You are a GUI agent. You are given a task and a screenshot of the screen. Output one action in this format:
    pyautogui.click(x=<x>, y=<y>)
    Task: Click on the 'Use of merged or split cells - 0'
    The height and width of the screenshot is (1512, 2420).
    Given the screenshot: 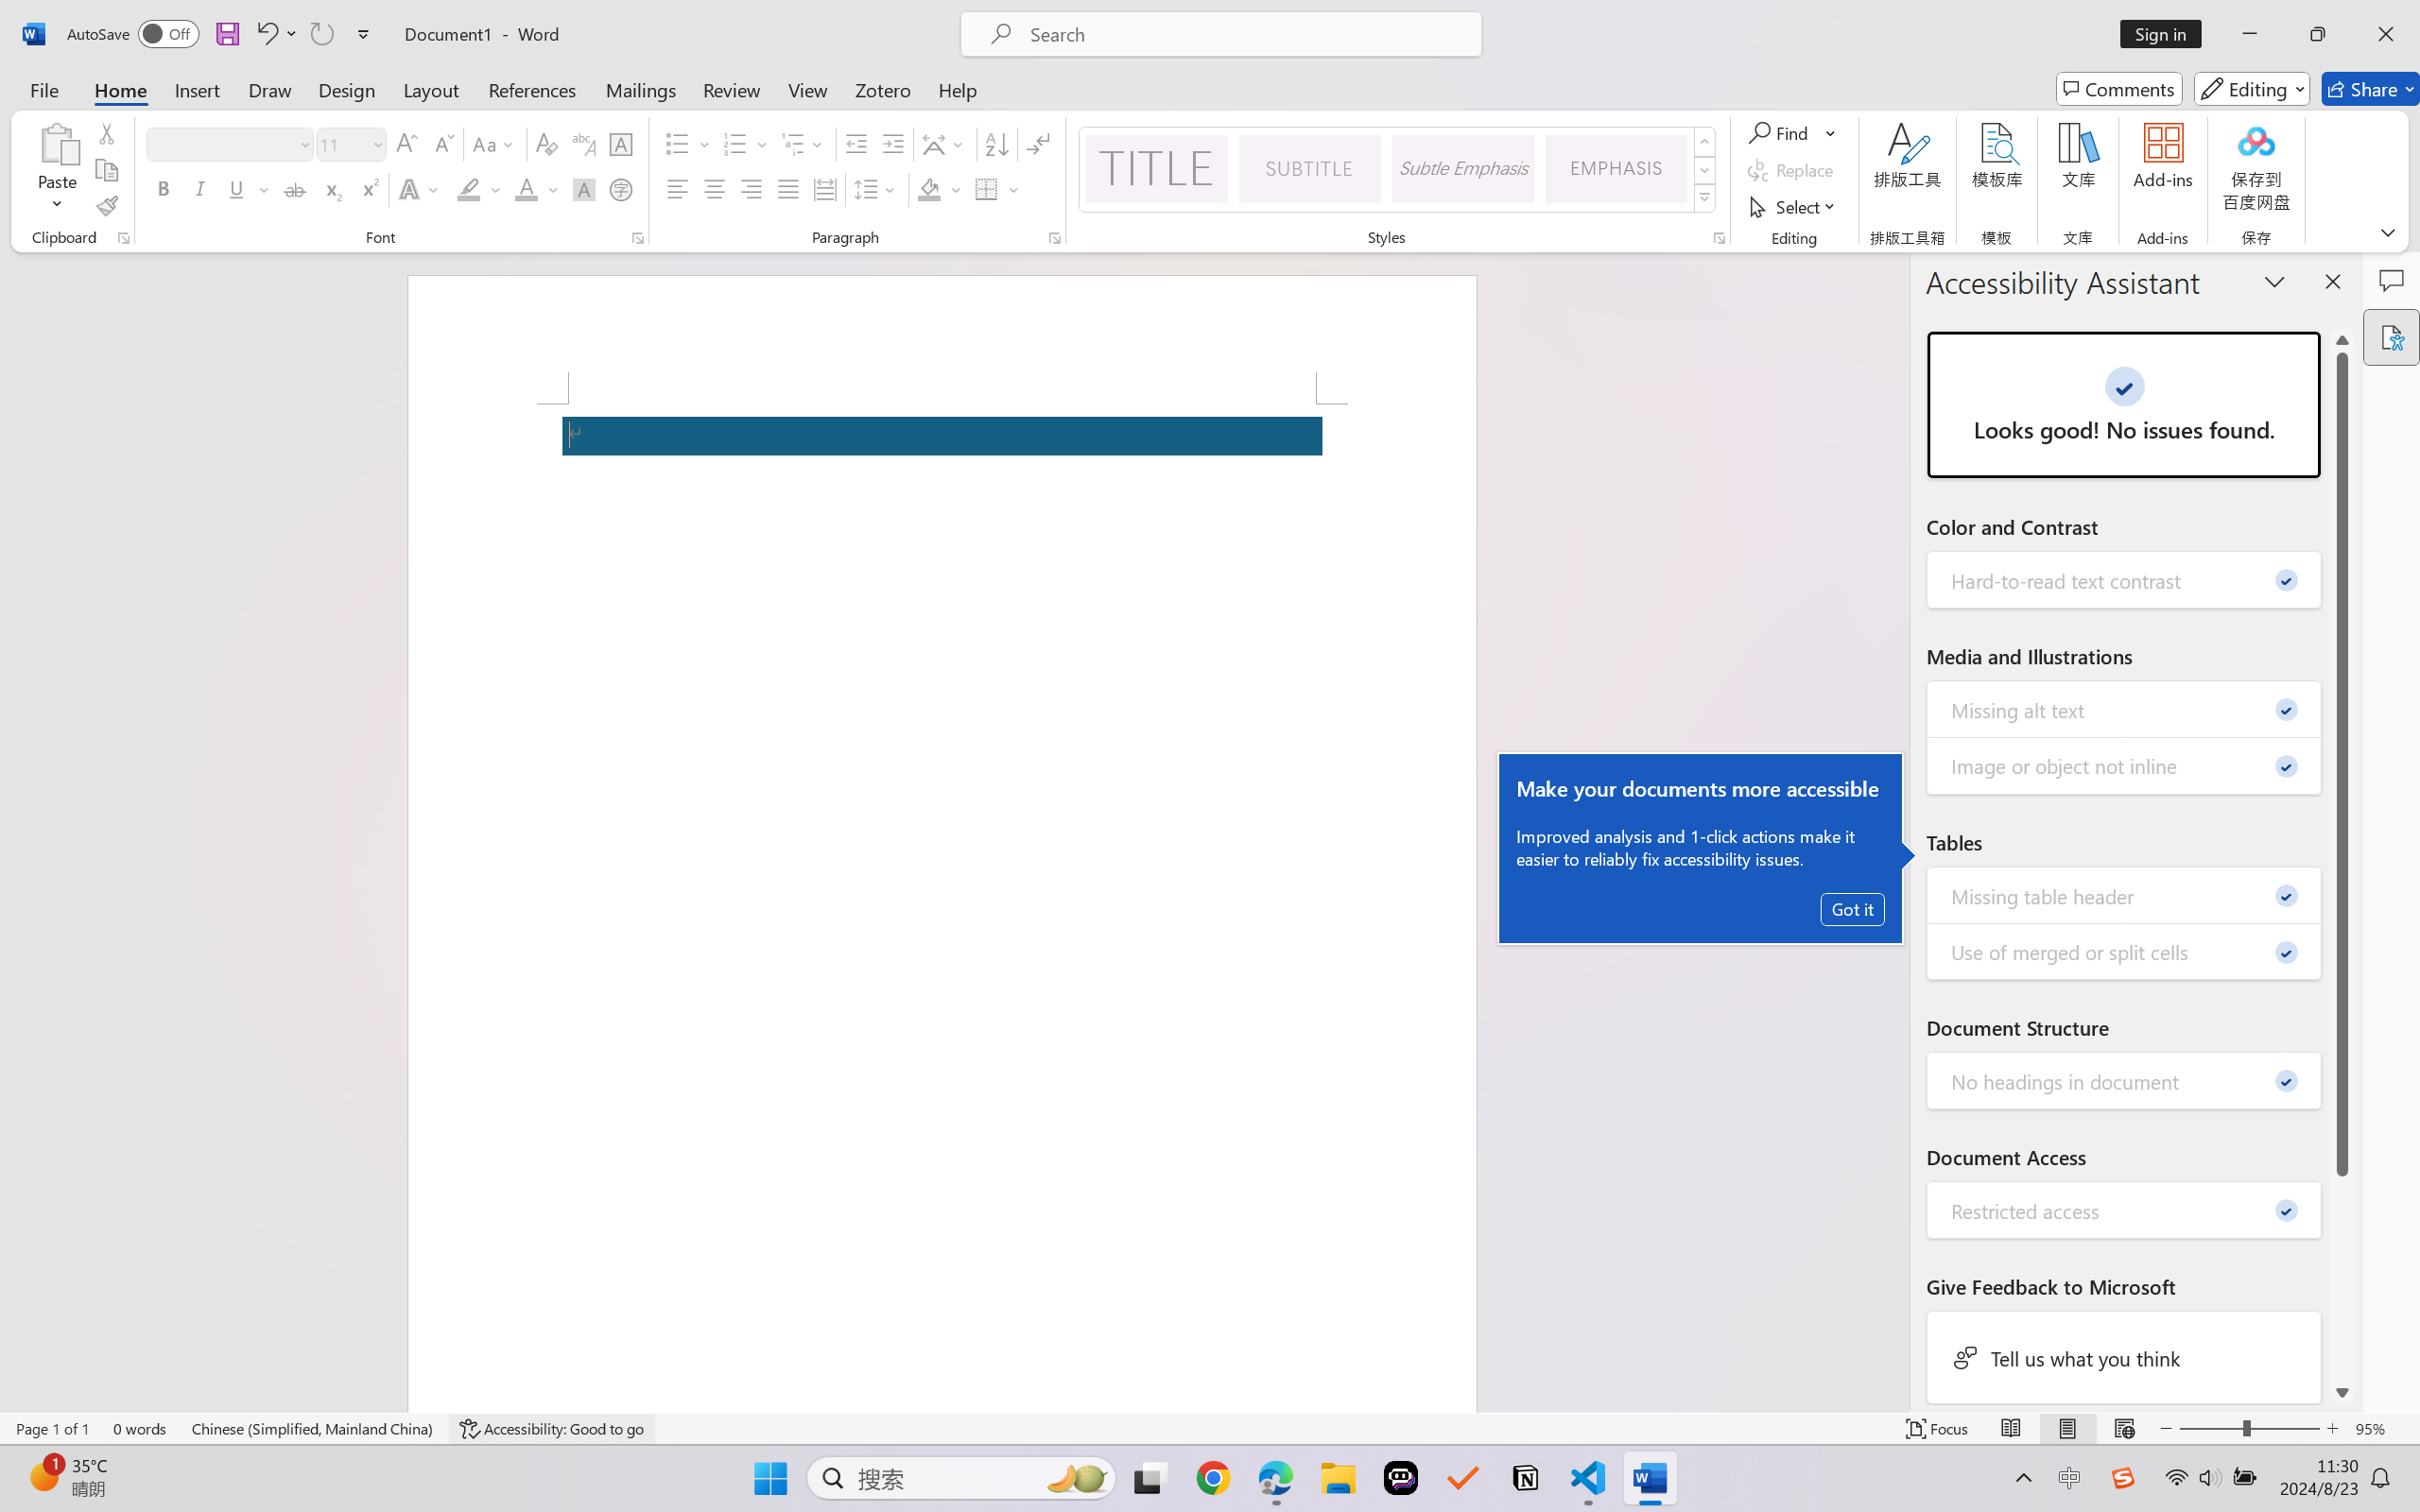 What is the action you would take?
    pyautogui.click(x=2123, y=951)
    